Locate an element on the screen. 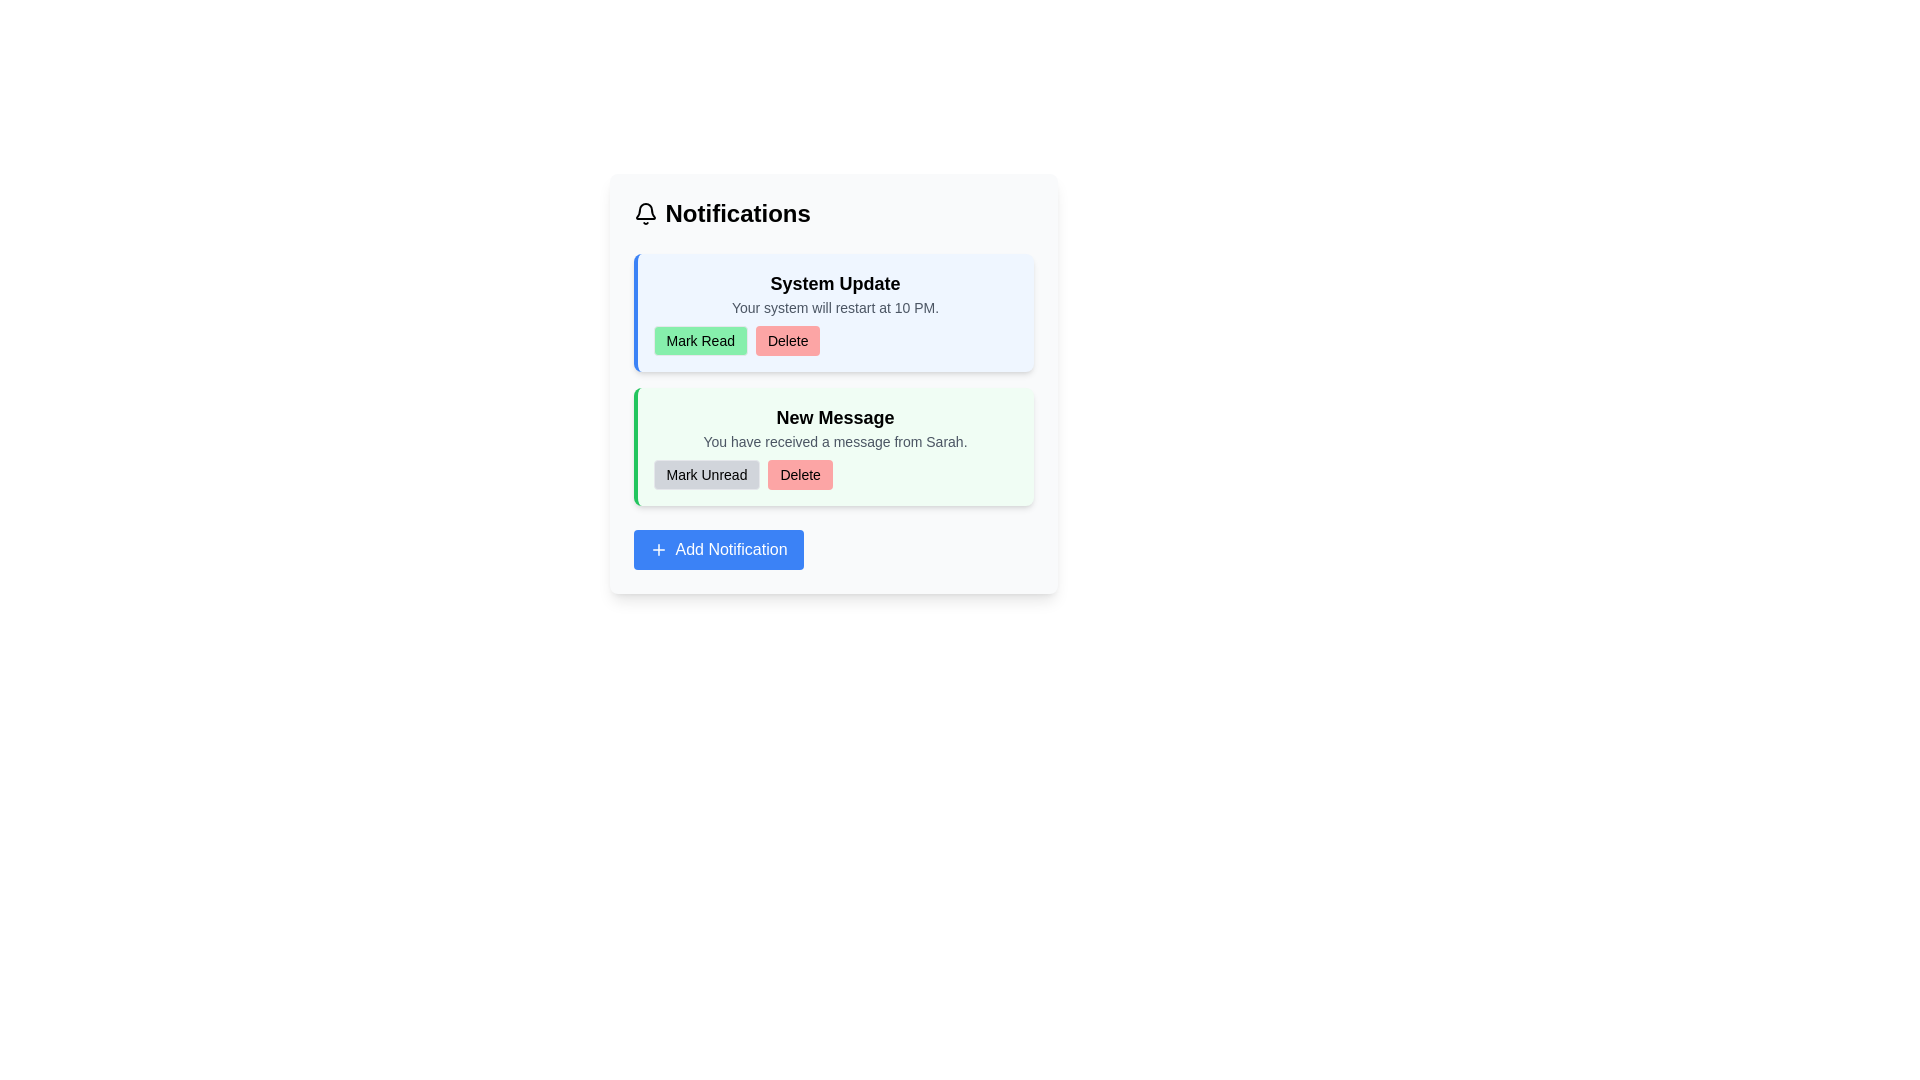  the 'Delete' button with a red background and bold black text is located at coordinates (787, 339).